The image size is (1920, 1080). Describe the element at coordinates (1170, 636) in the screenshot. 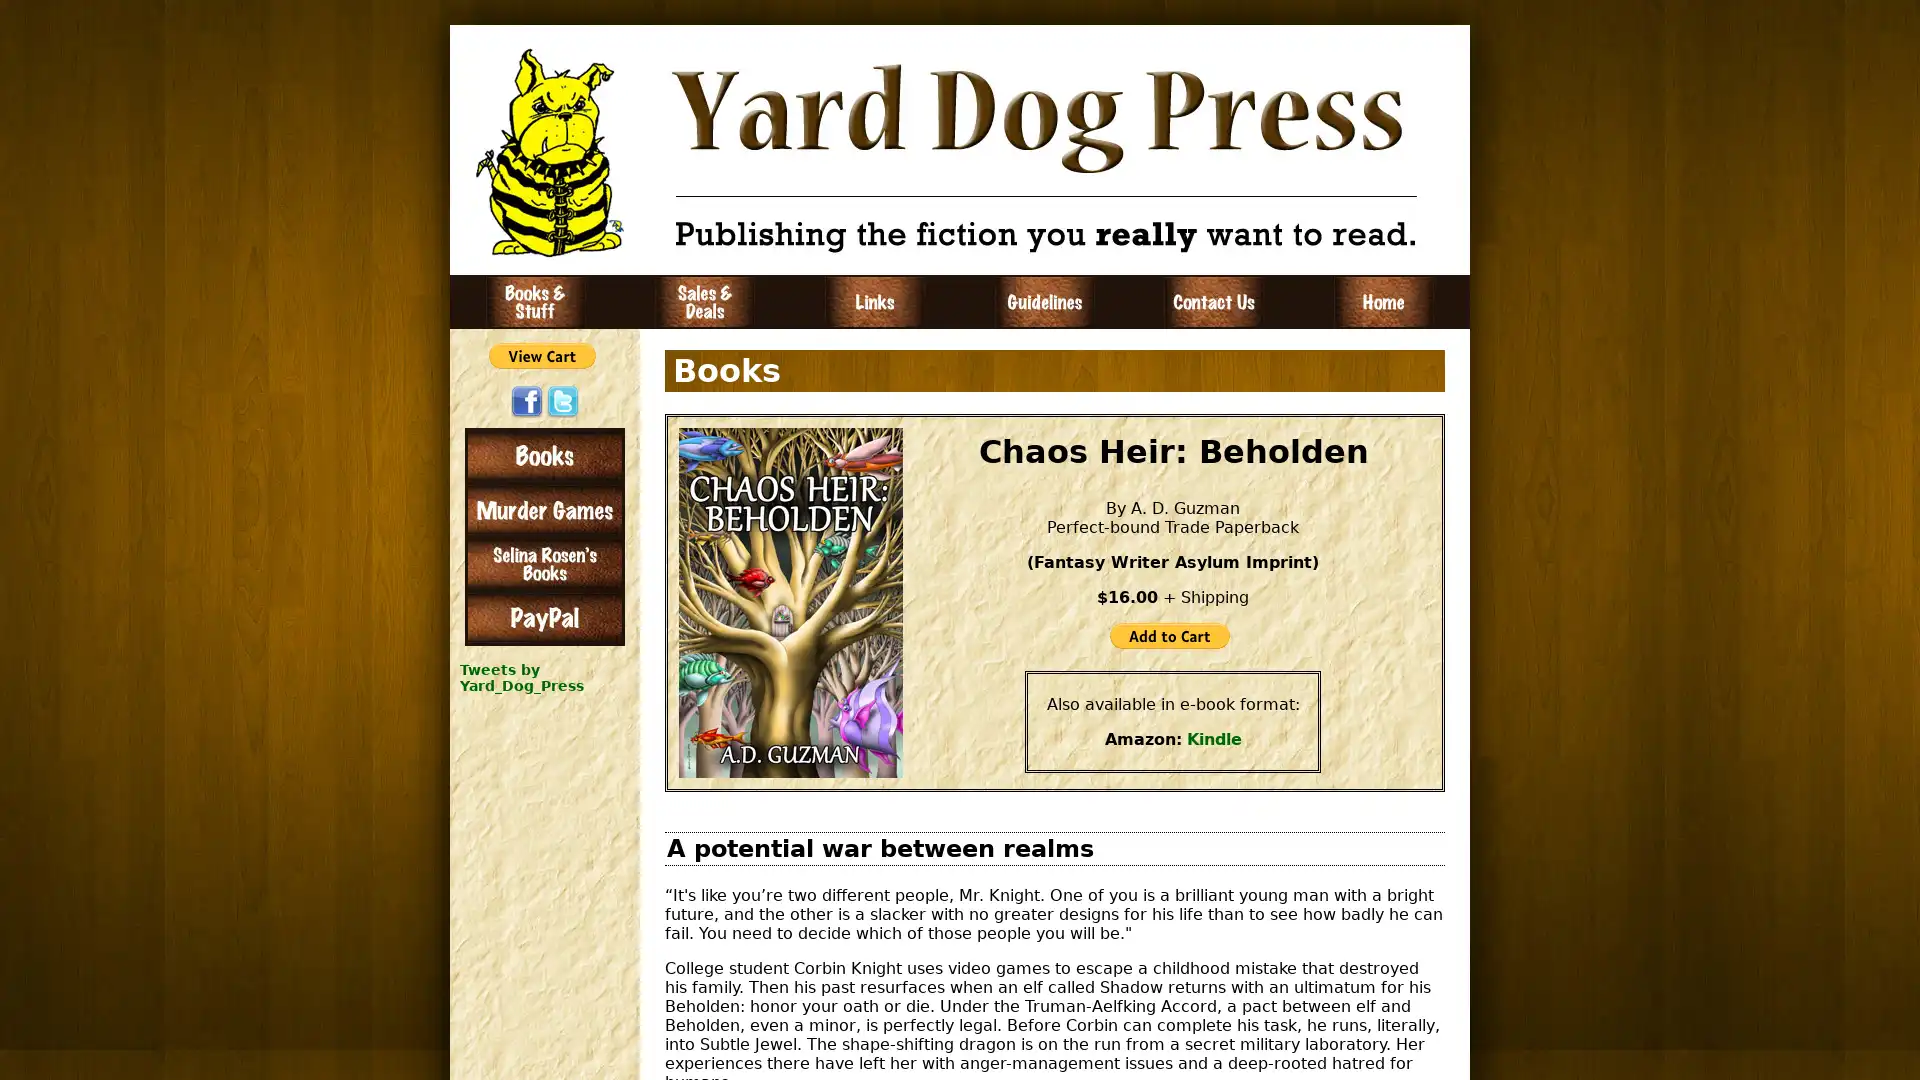

I see `PayPal - The safer, easier way to pay online!` at that location.